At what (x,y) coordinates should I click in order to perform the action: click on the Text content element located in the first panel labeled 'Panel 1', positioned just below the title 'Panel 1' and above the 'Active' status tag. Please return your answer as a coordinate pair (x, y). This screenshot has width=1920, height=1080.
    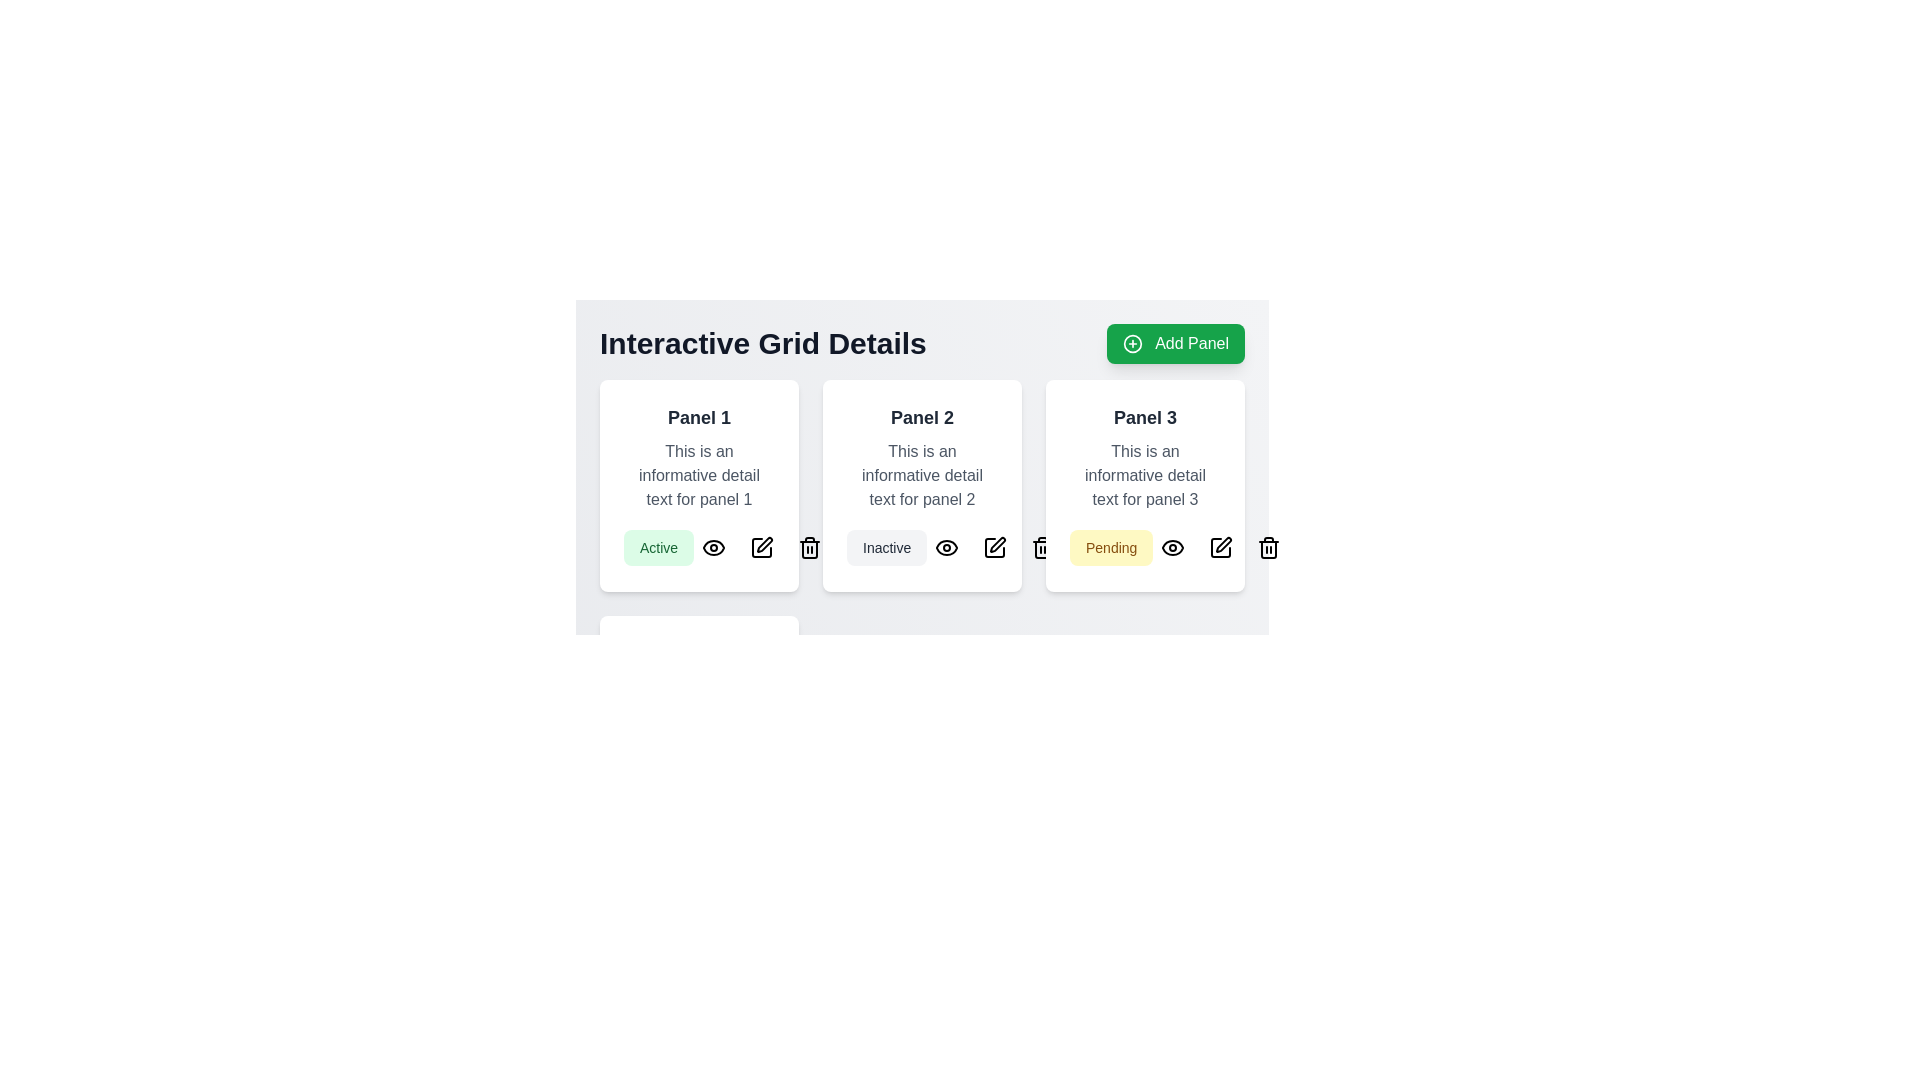
    Looking at the image, I should click on (699, 475).